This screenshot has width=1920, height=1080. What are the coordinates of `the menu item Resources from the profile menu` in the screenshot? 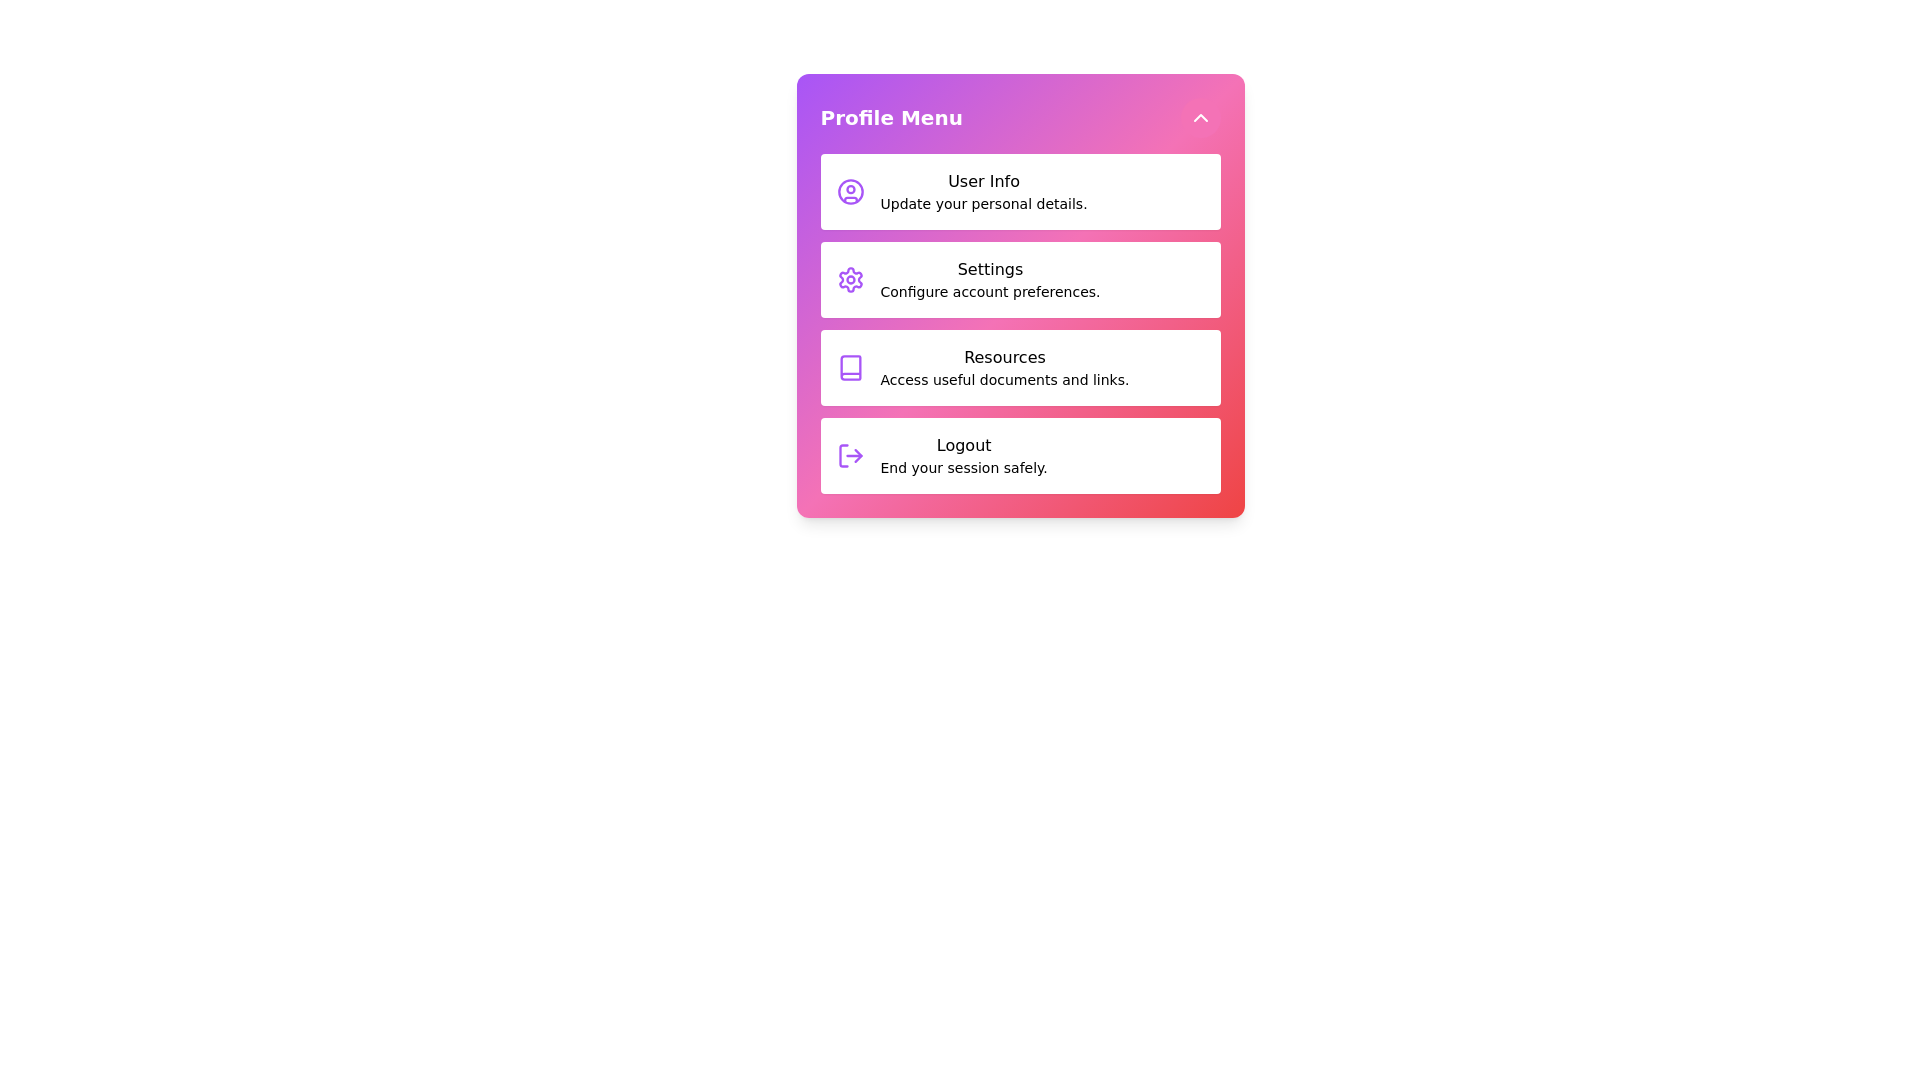 It's located at (1020, 367).